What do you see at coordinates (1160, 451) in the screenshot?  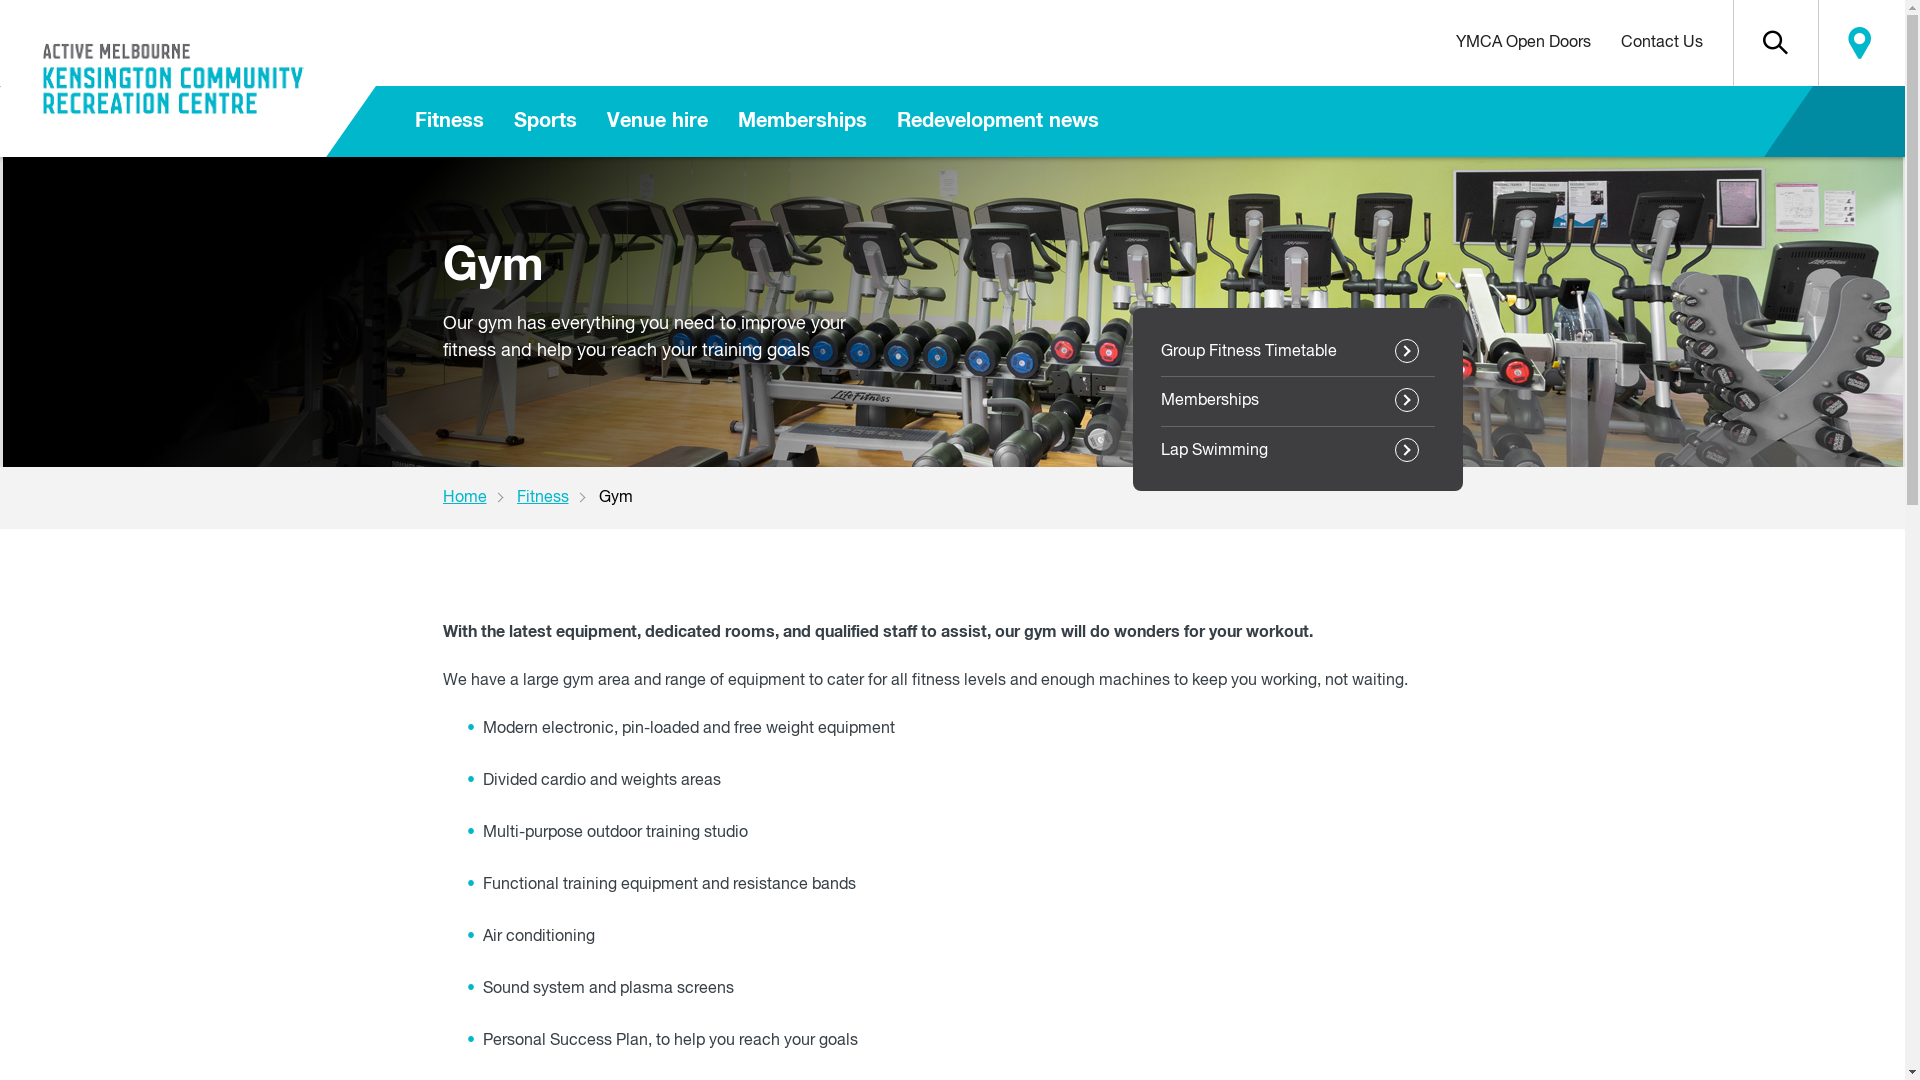 I see `'Lap Swimming'` at bounding box center [1160, 451].